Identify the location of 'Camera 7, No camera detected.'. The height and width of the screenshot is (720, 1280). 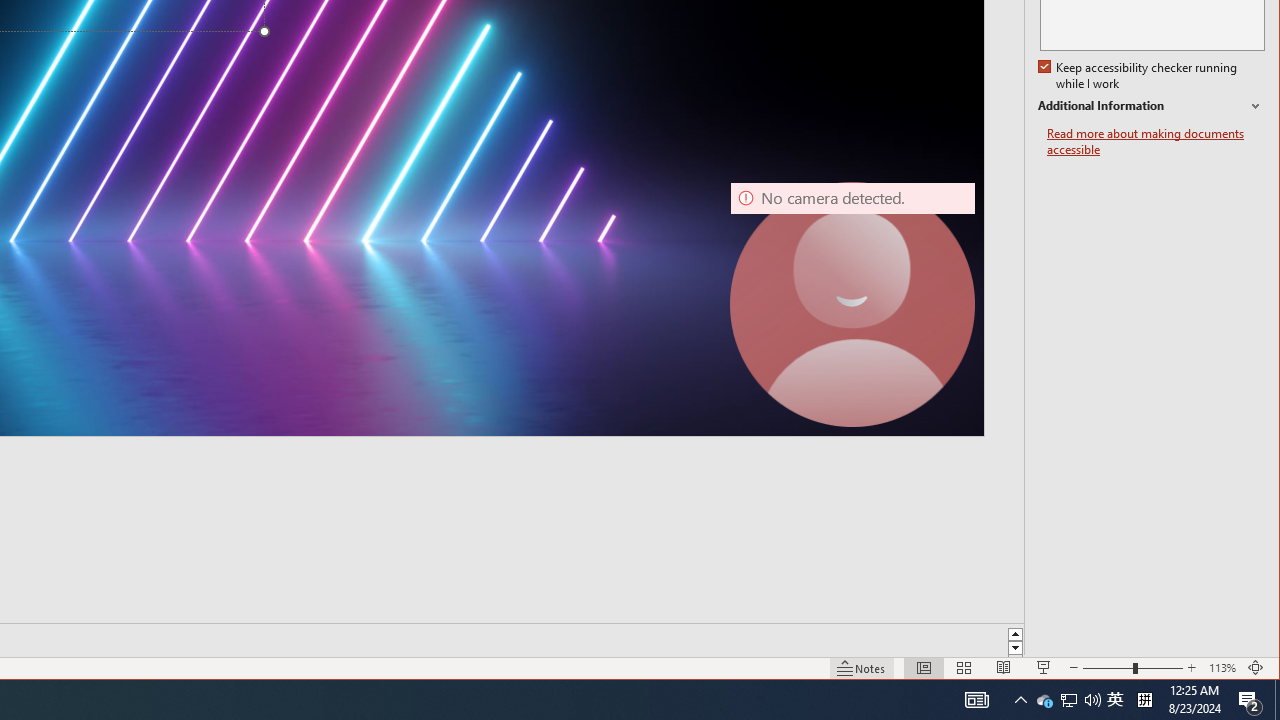
(853, 304).